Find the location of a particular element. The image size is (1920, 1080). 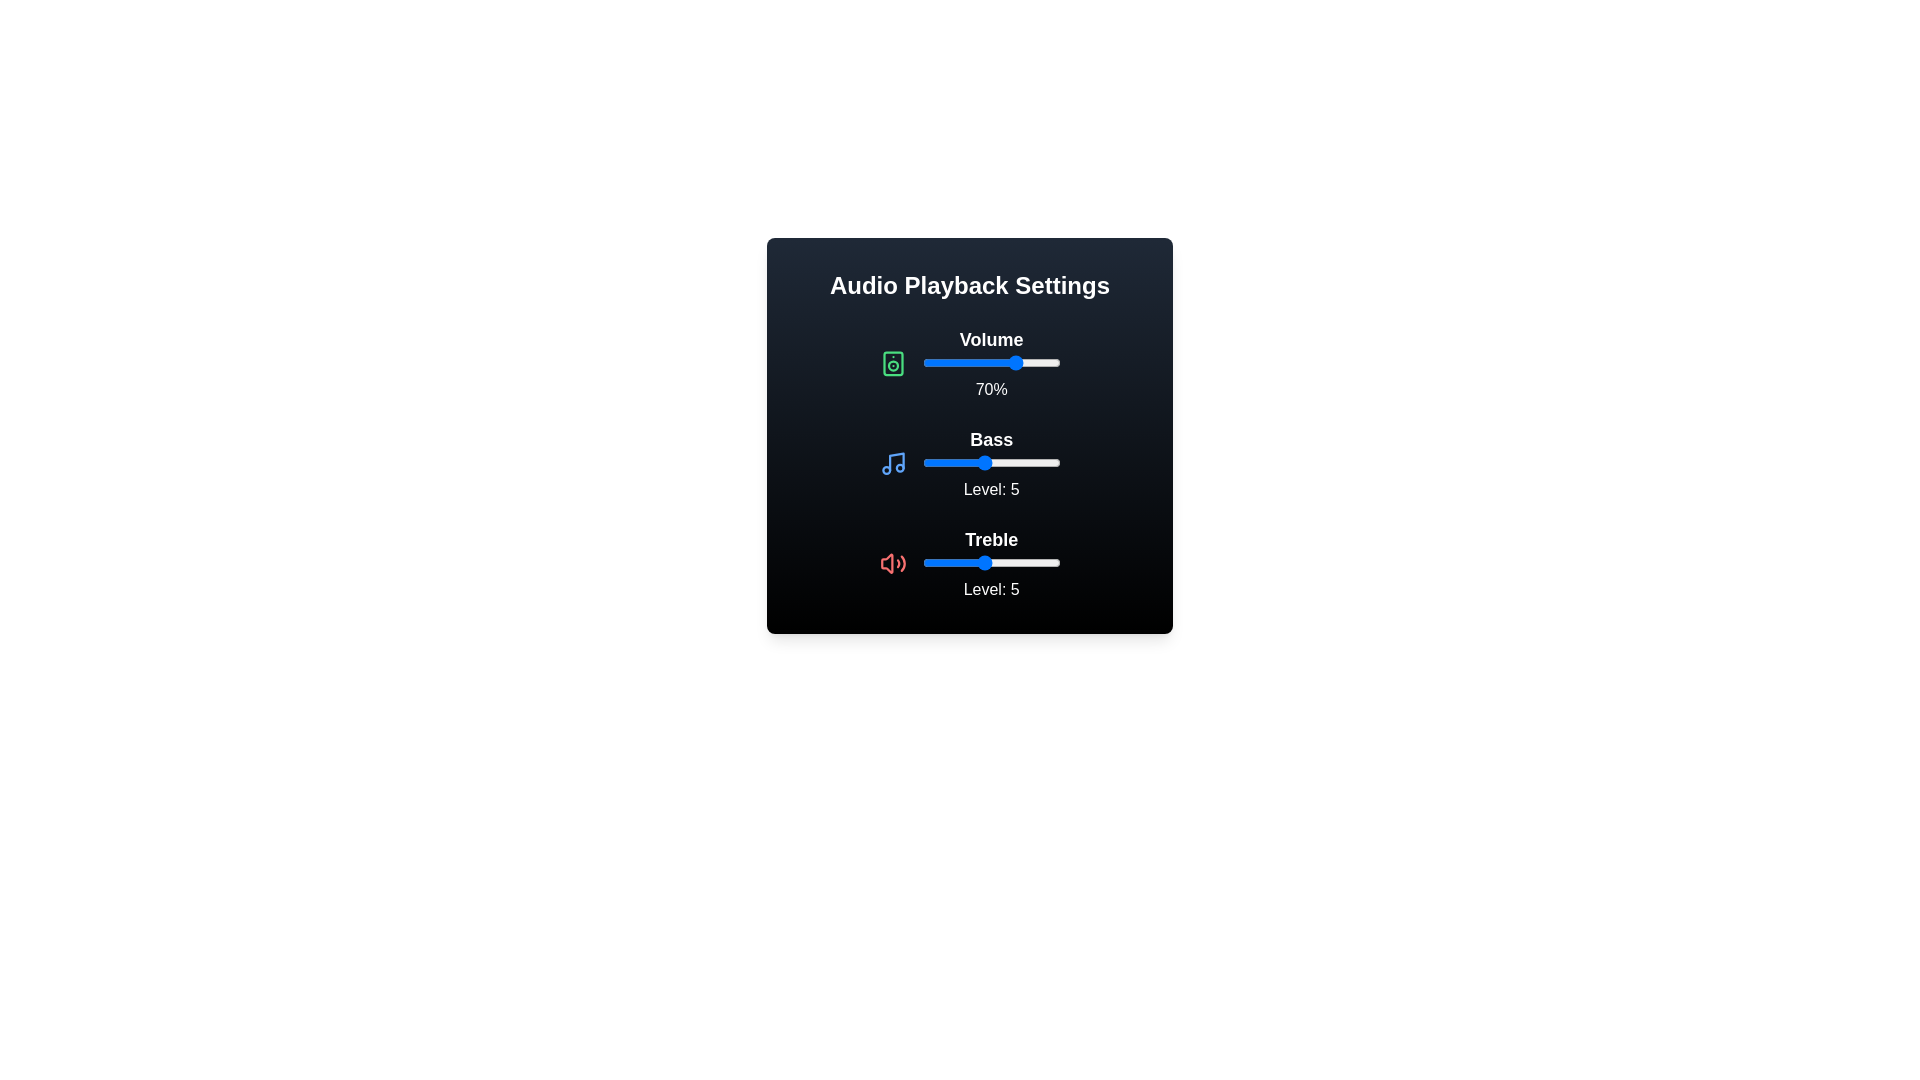

the treble level is located at coordinates (921, 563).